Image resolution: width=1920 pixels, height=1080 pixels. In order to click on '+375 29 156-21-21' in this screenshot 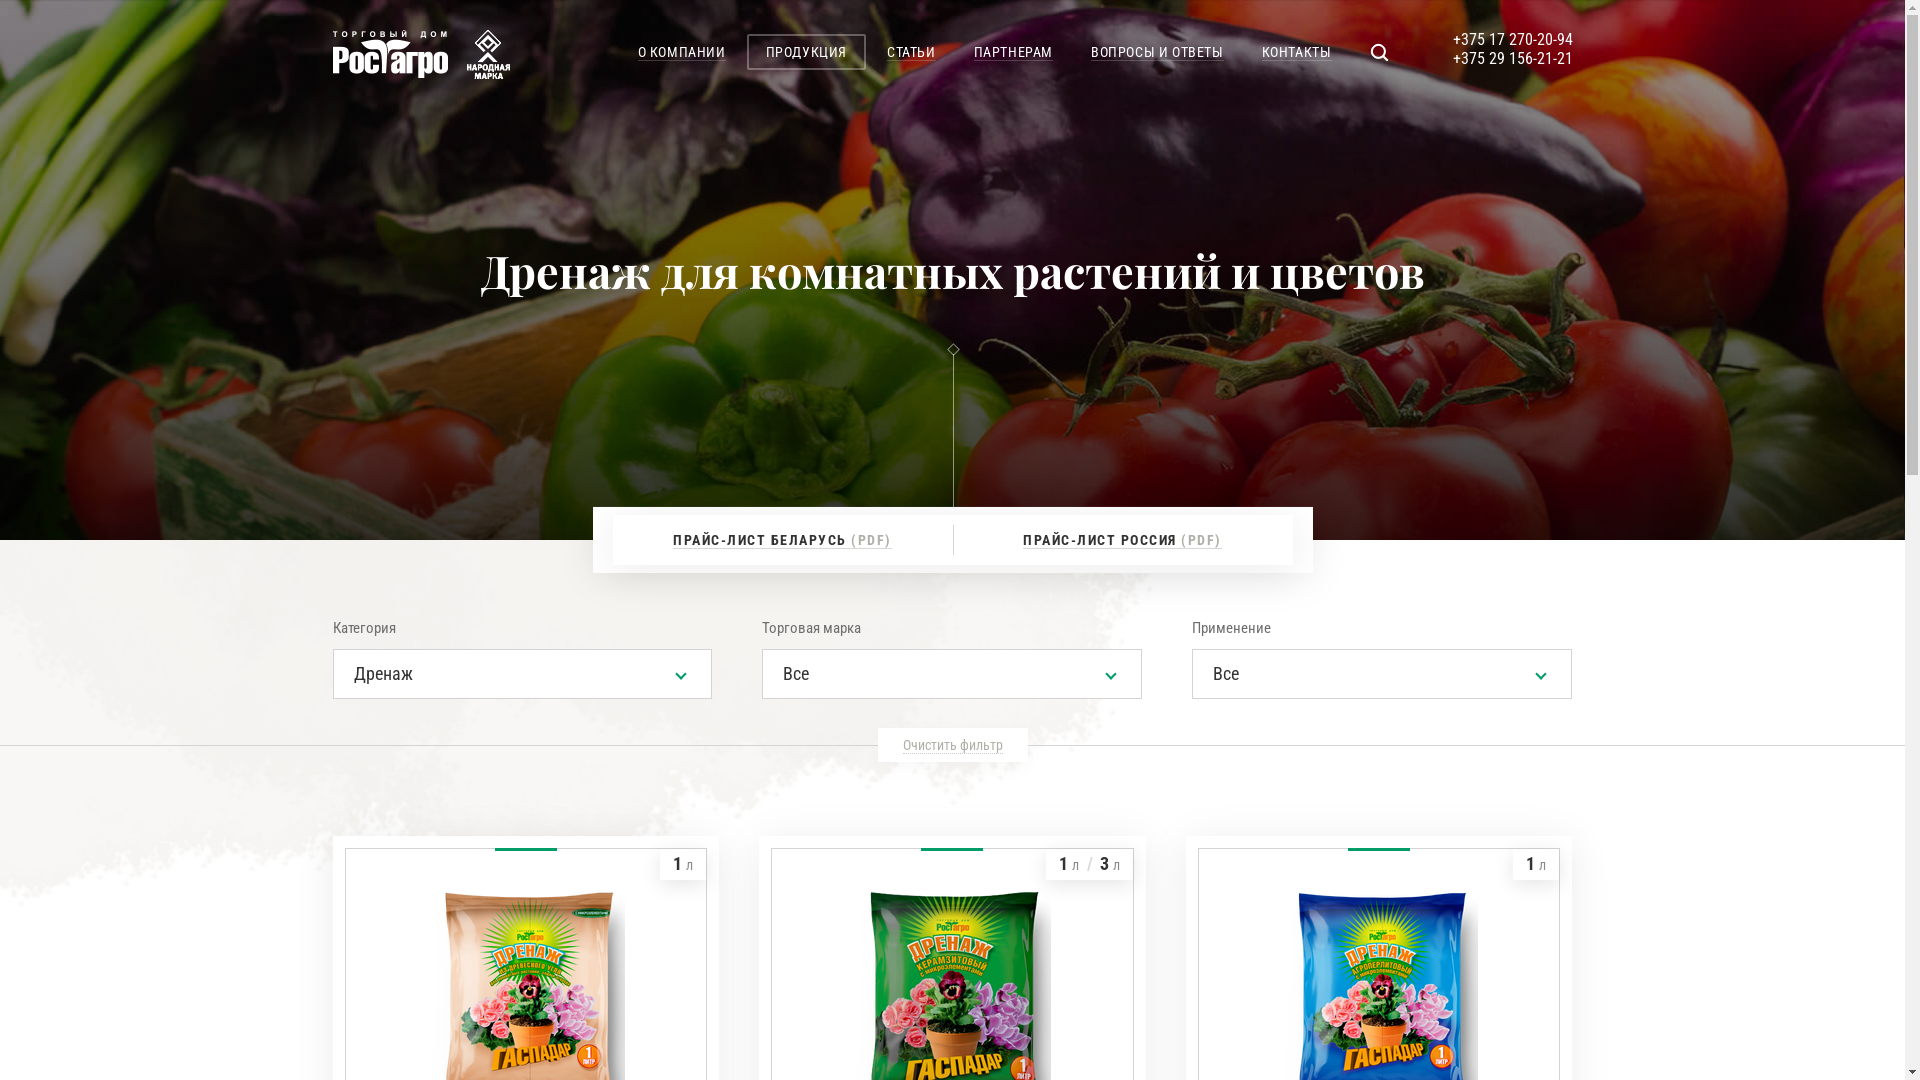, I will do `click(1451, 57)`.